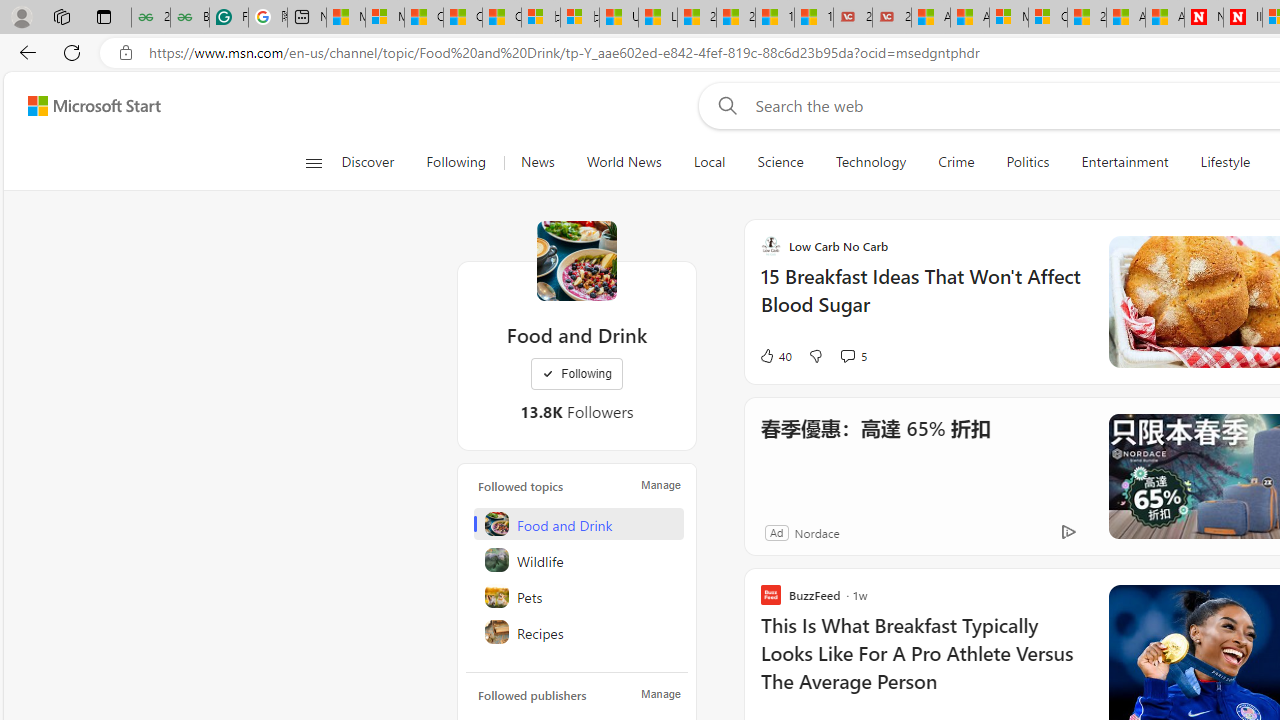 The height and width of the screenshot is (720, 1280). What do you see at coordinates (617, 17) in the screenshot?
I see `'USA TODAY - MSN'` at bounding box center [617, 17].